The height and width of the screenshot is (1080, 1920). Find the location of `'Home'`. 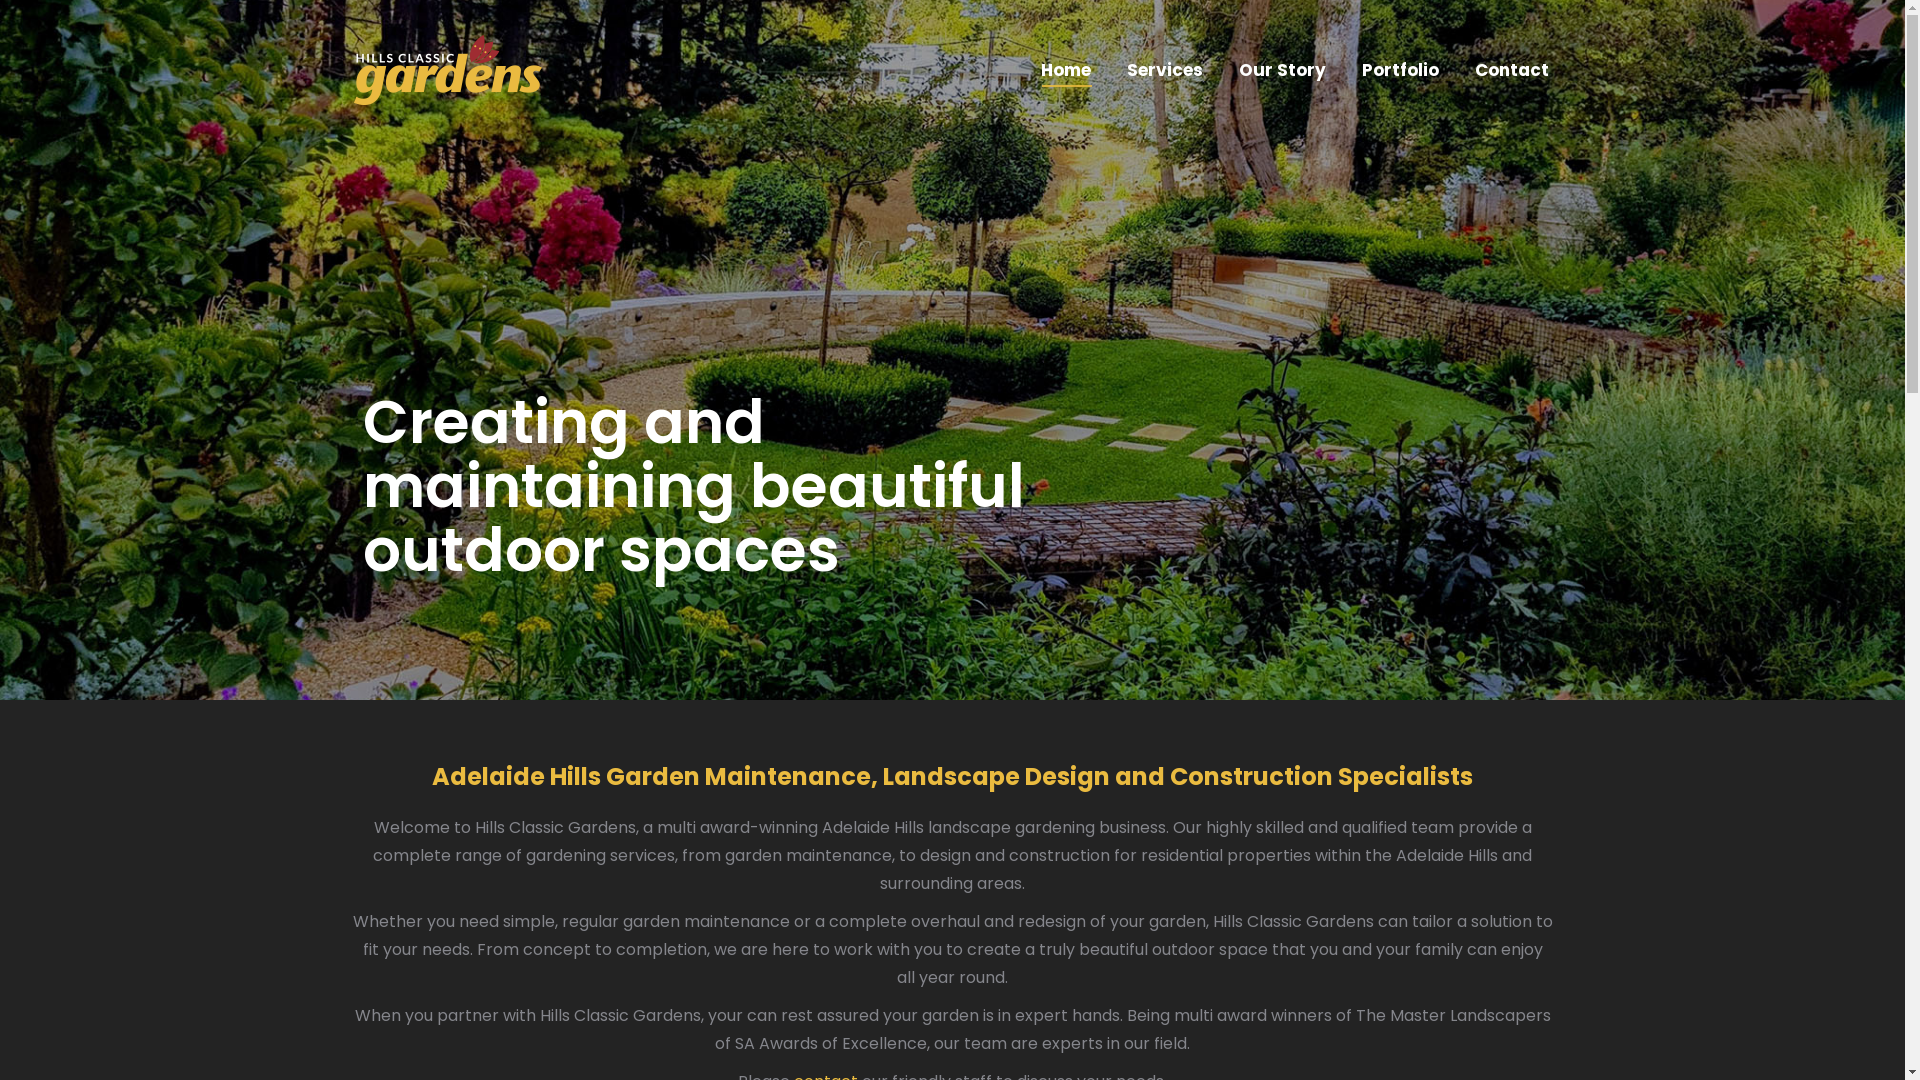

'Home' is located at coordinates (1064, 69).